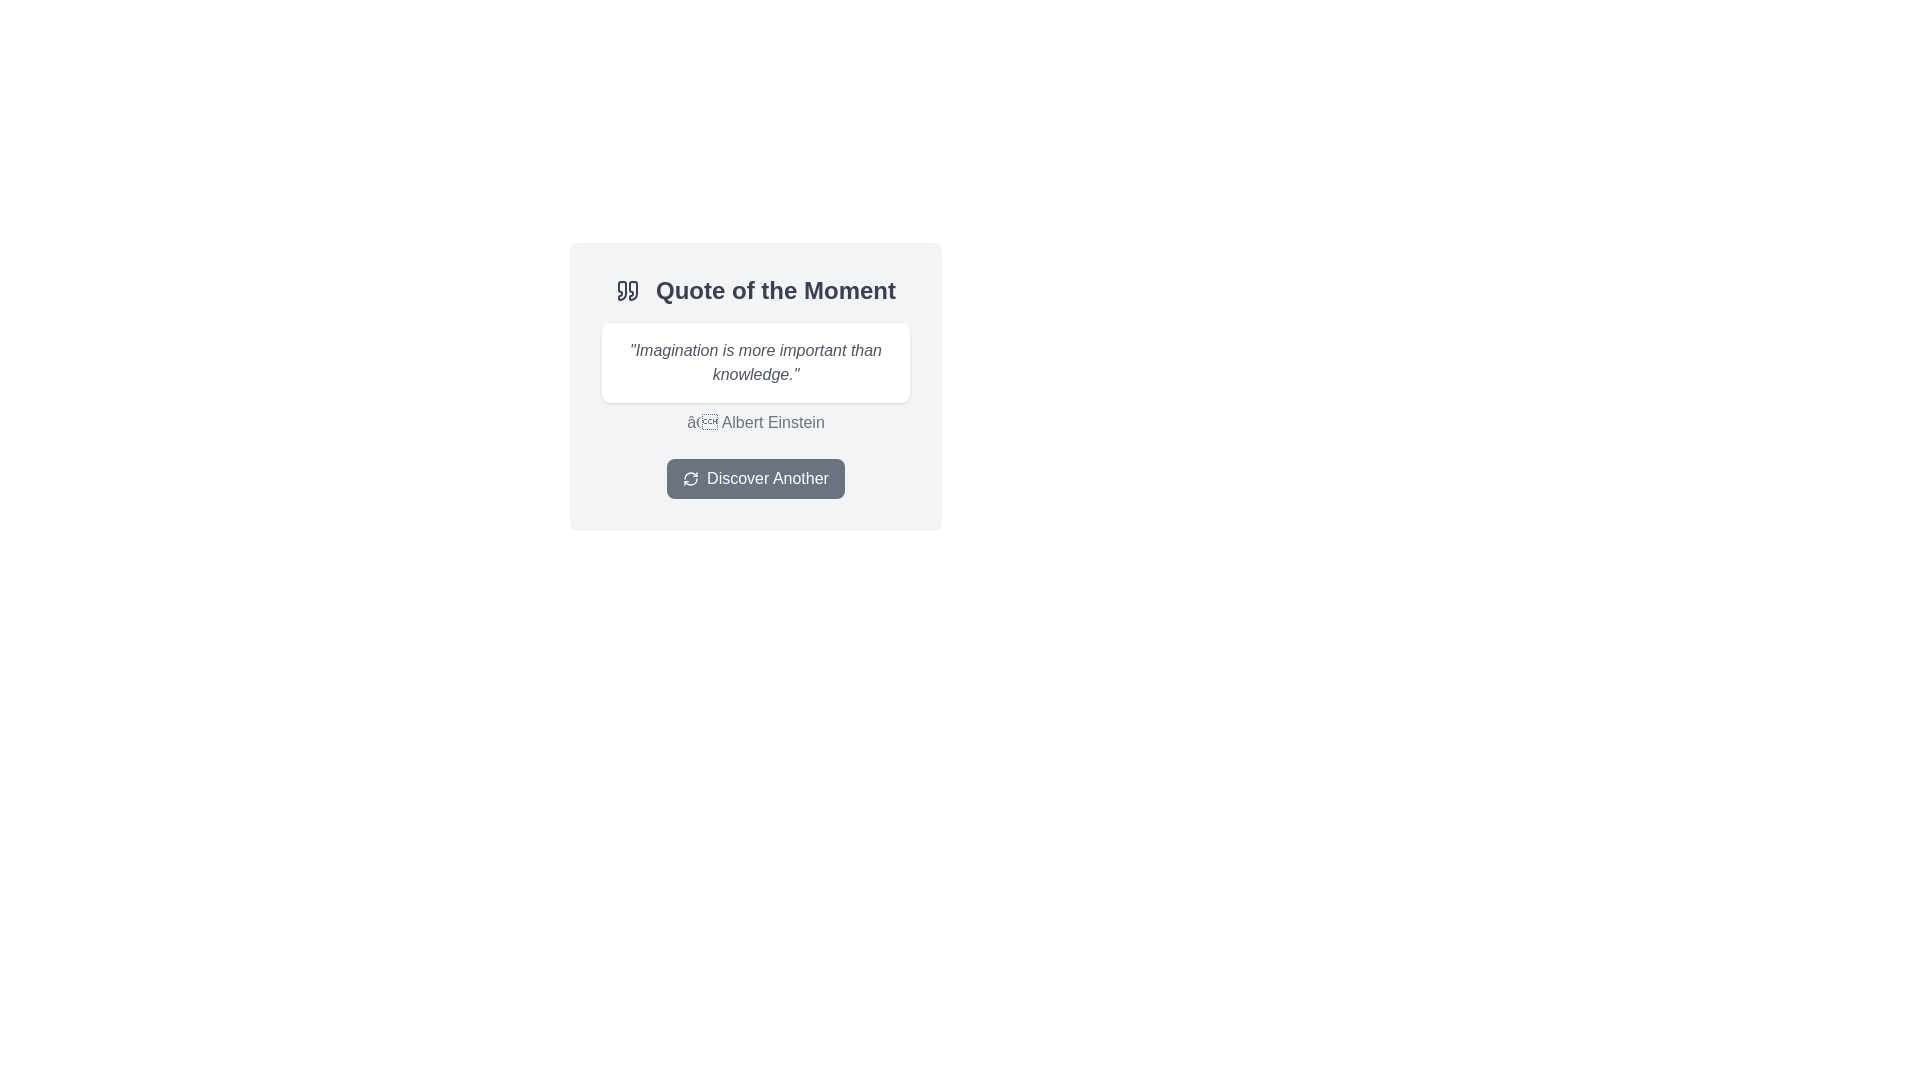 The width and height of the screenshot is (1920, 1080). What do you see at coordinates (754, 478) in the screenshot?
I see `the 'Discover Another' button with a dark gray background and white text` at bounding box center [754, 478].